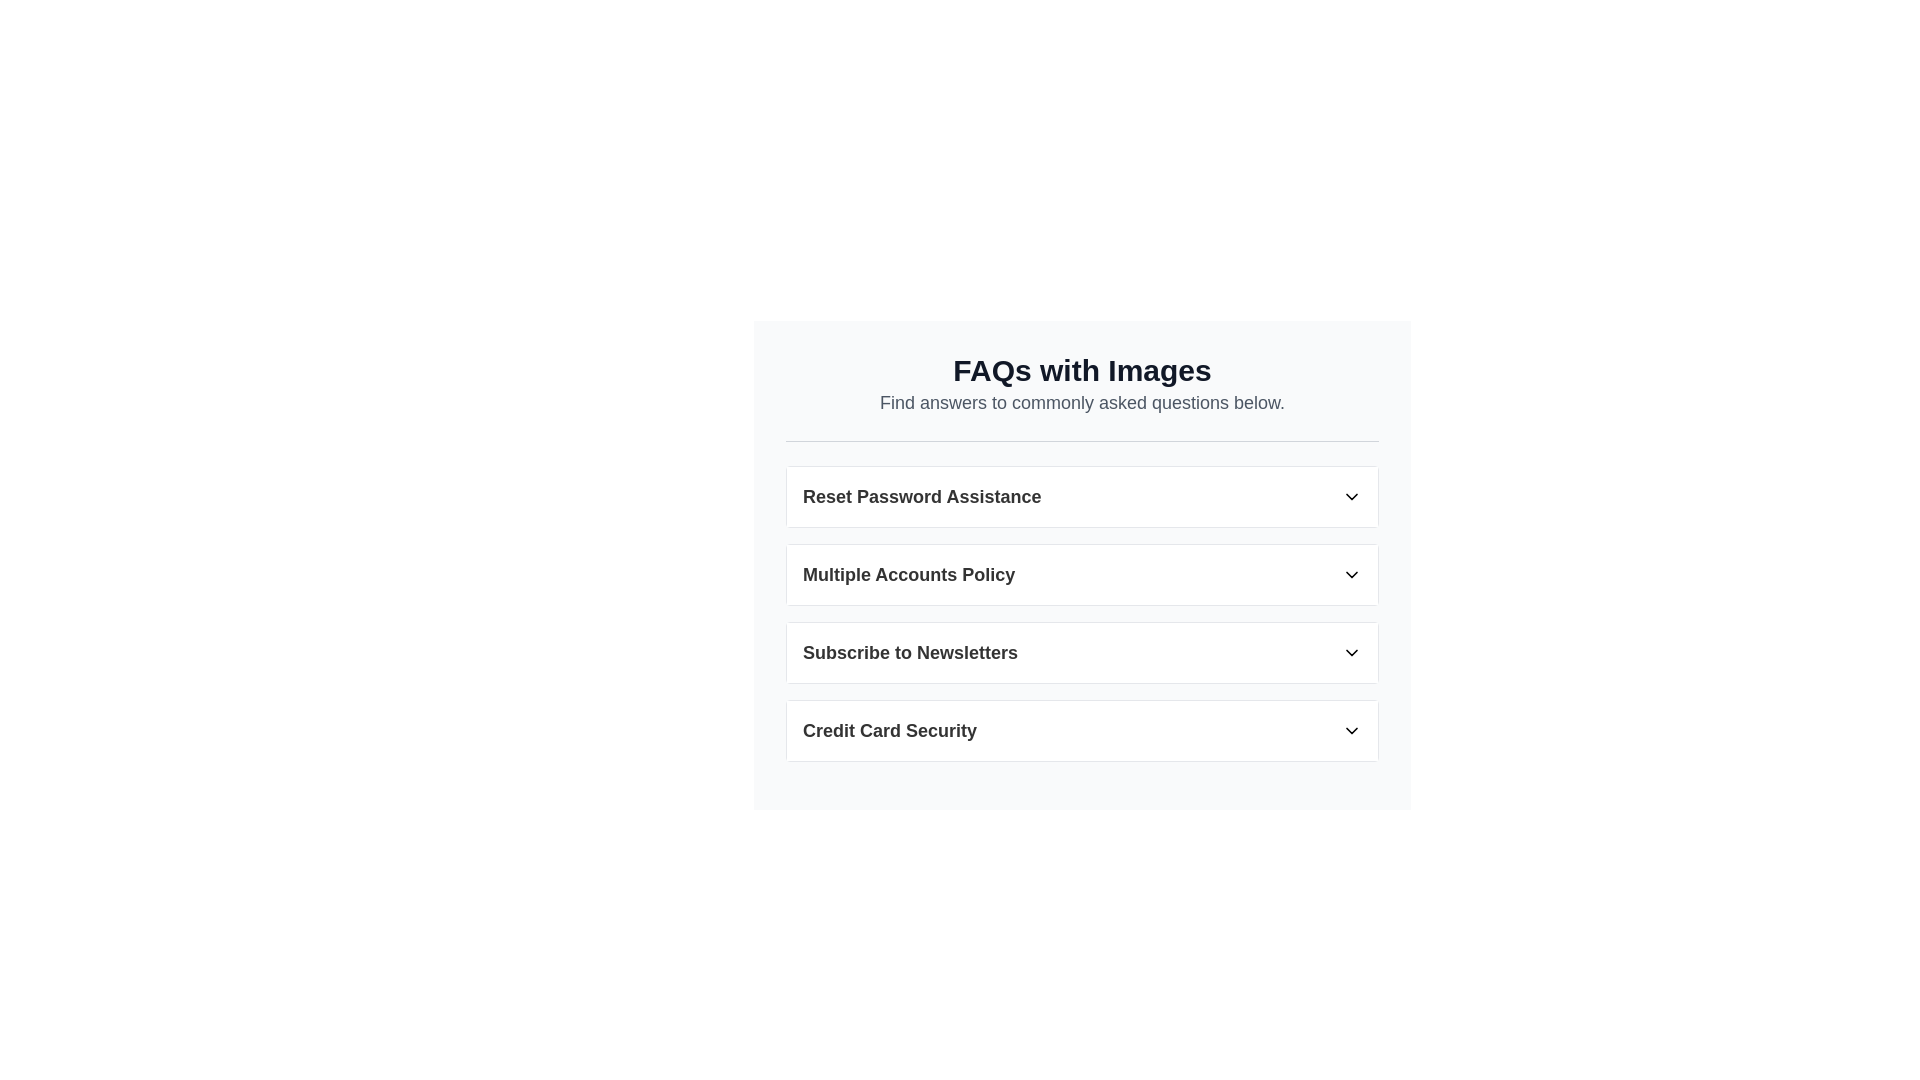 This screenshot has width=1920, height=1080. I want to click on text block located directly beneath the 'FAQs with Images' heading, which serves as an introductory note for users, so click(1081, 402).